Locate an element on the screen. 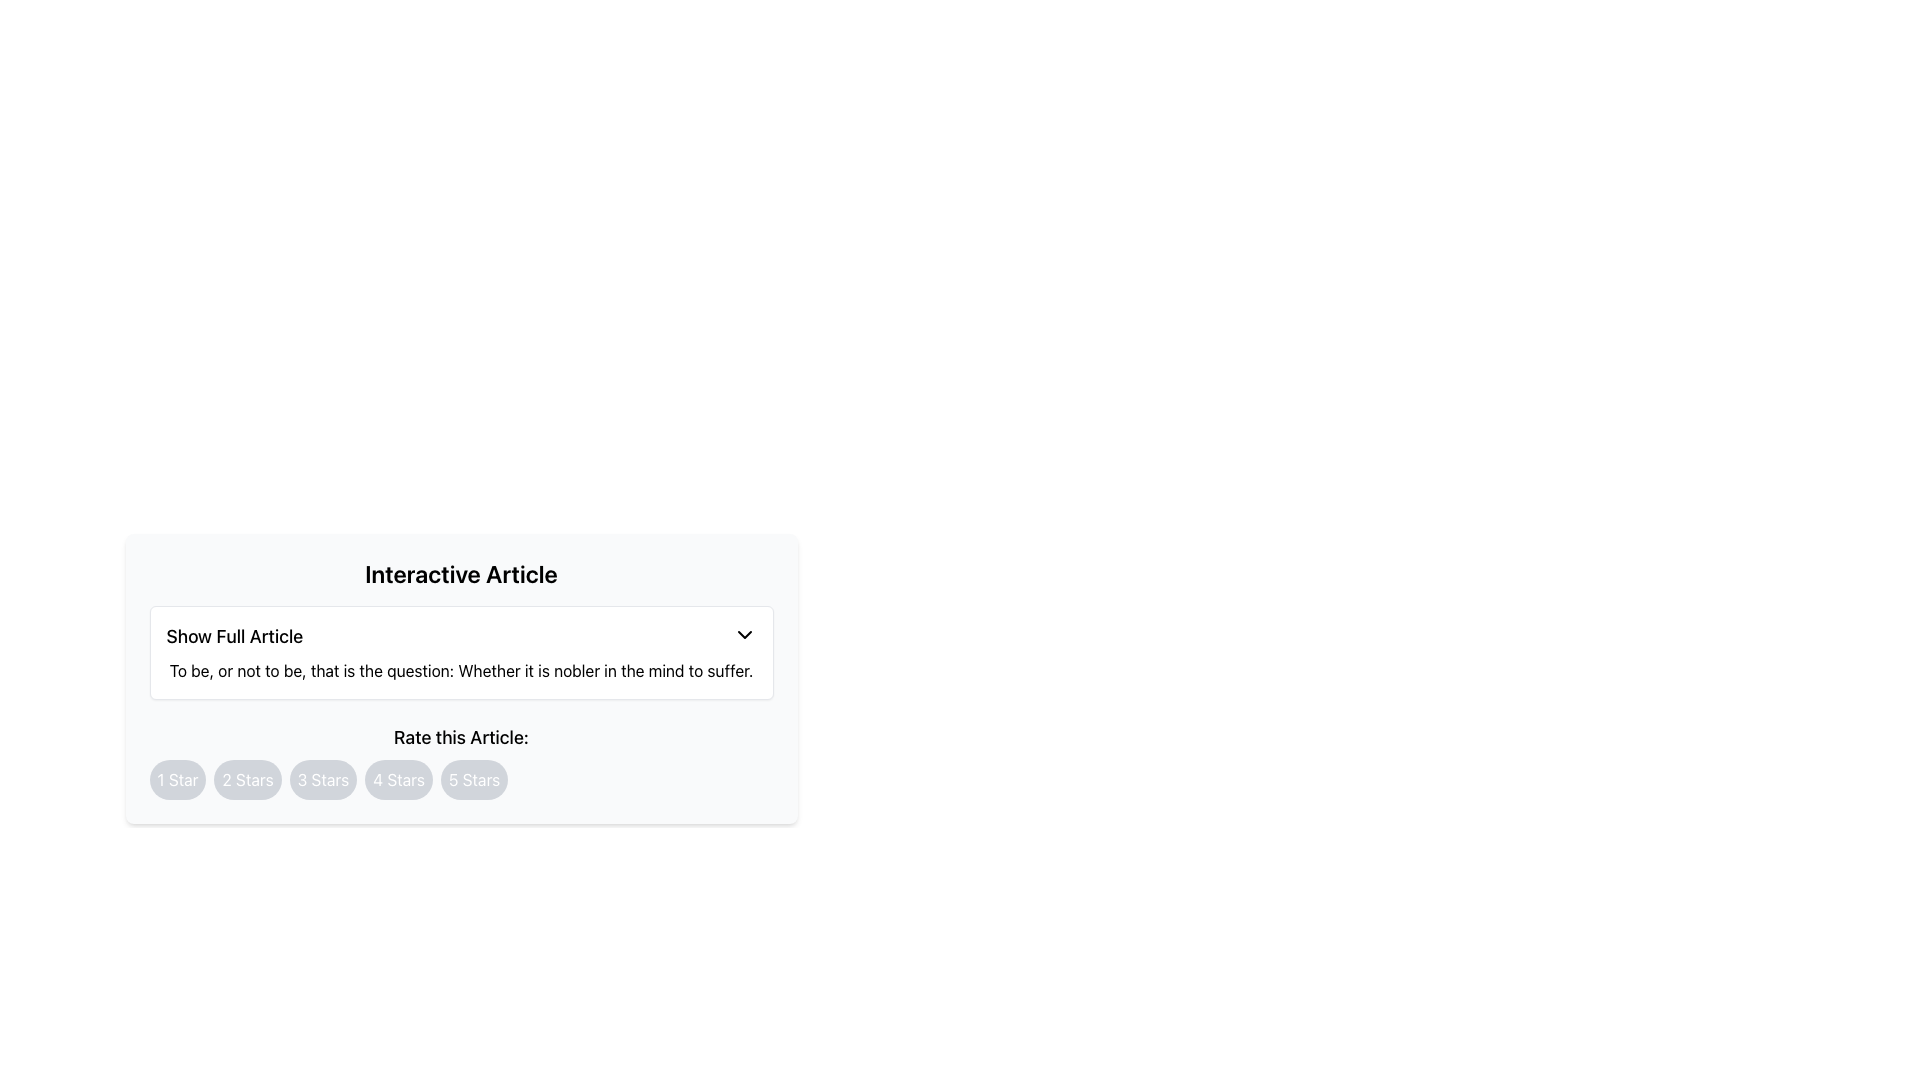 The width and height of the screenshot is (1920, 1080). the oval button with light gray background and '3 Stars' text is located at coordinates (323, 778).